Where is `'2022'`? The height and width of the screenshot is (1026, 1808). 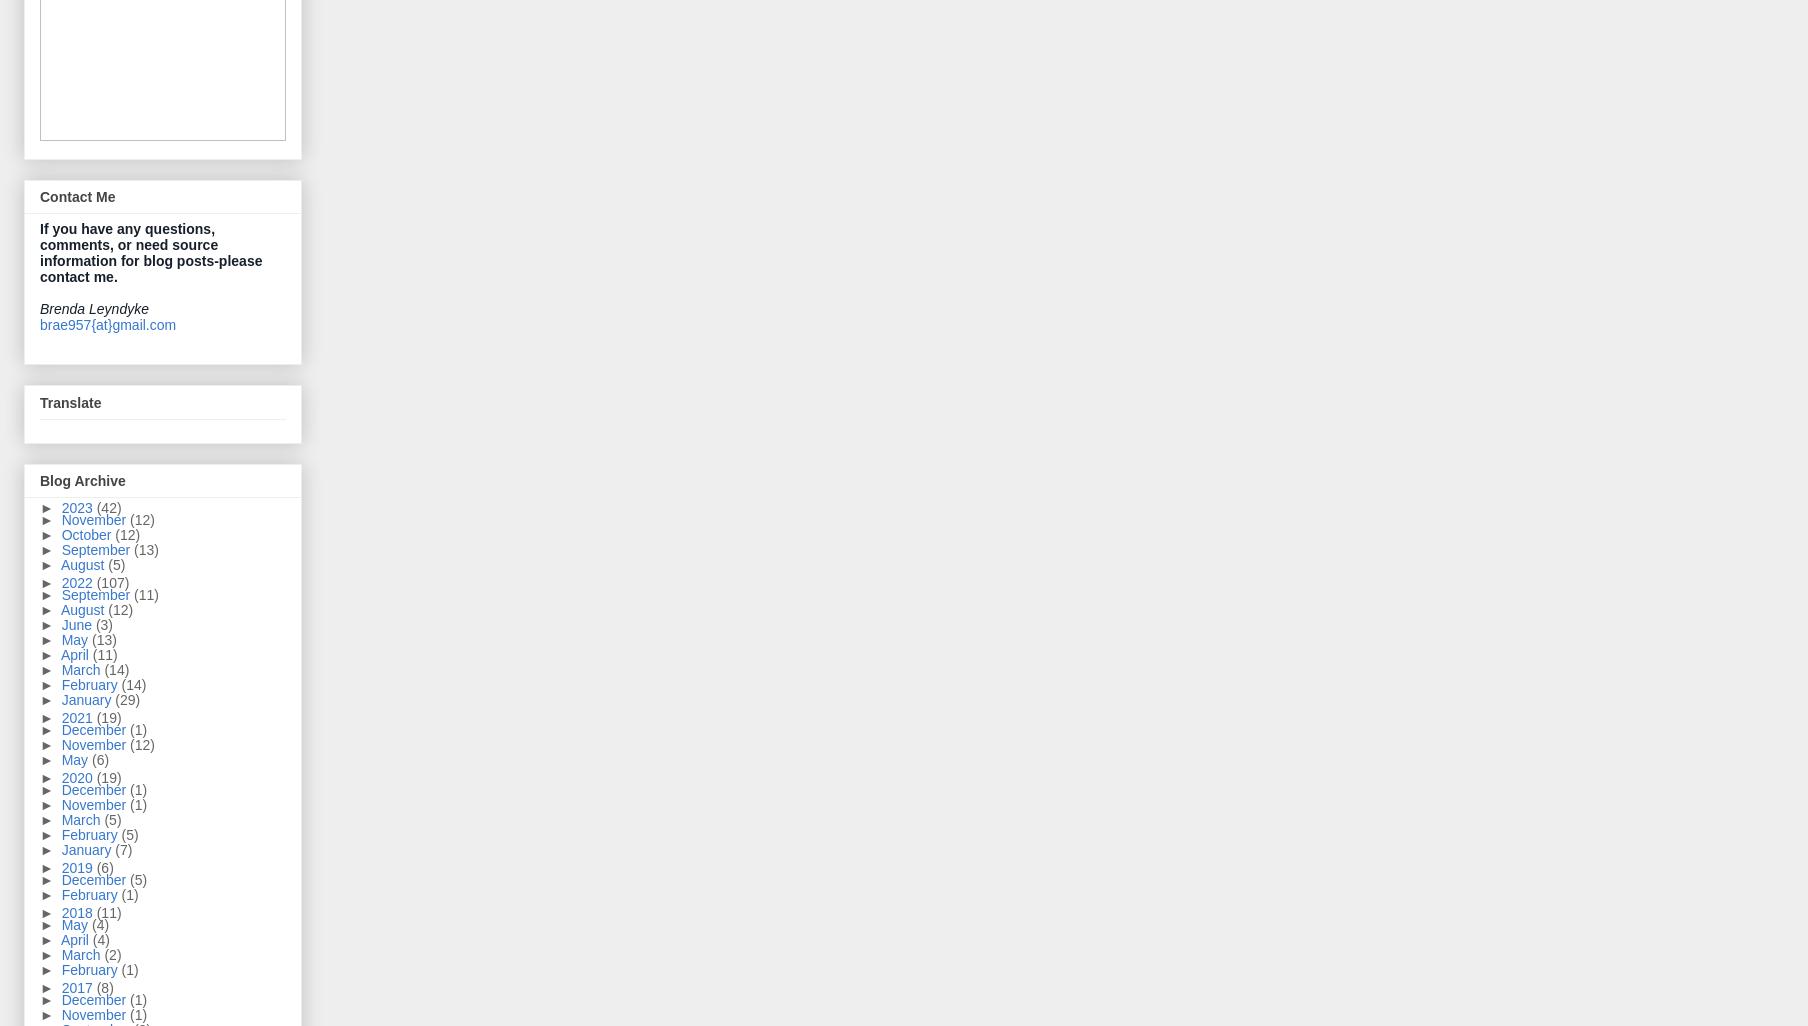
'2022' is located at coordinates (77, 581).